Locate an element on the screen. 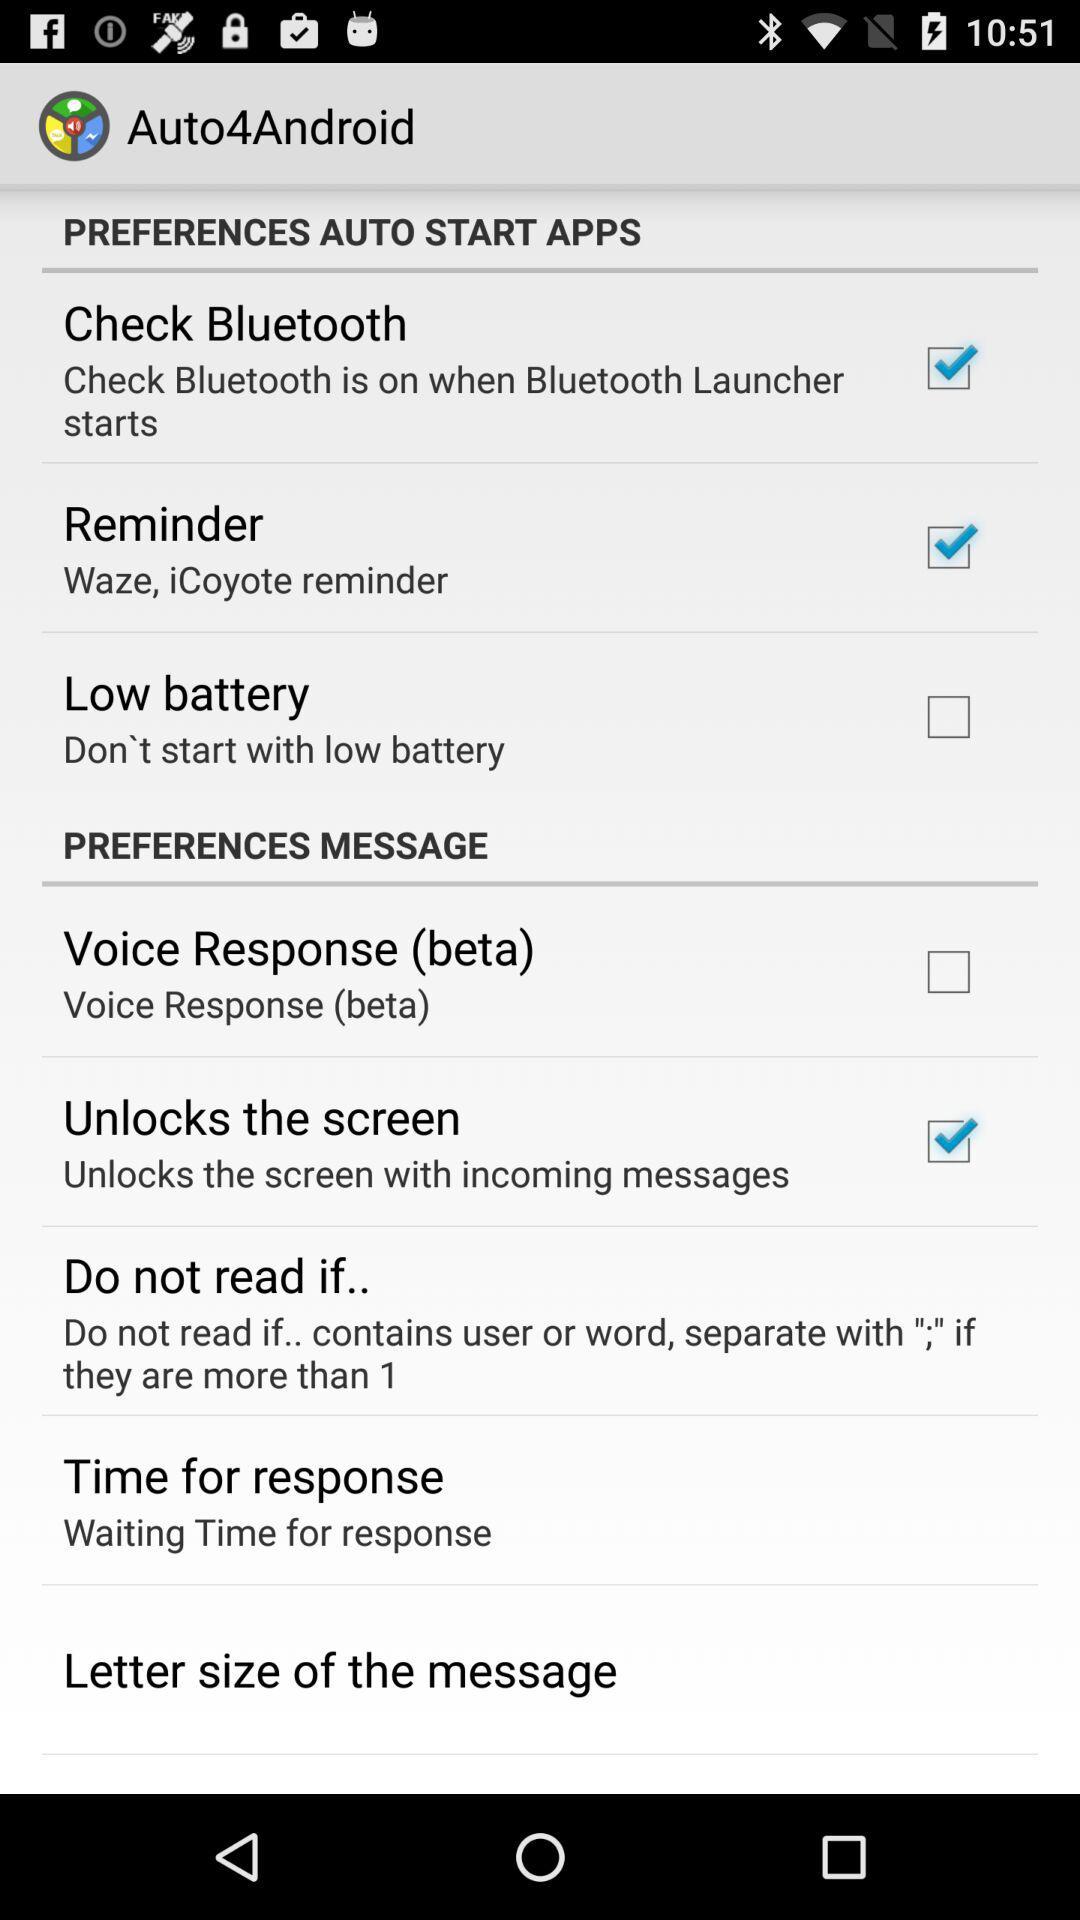  the don t start item is located at coordinates (283, 747).